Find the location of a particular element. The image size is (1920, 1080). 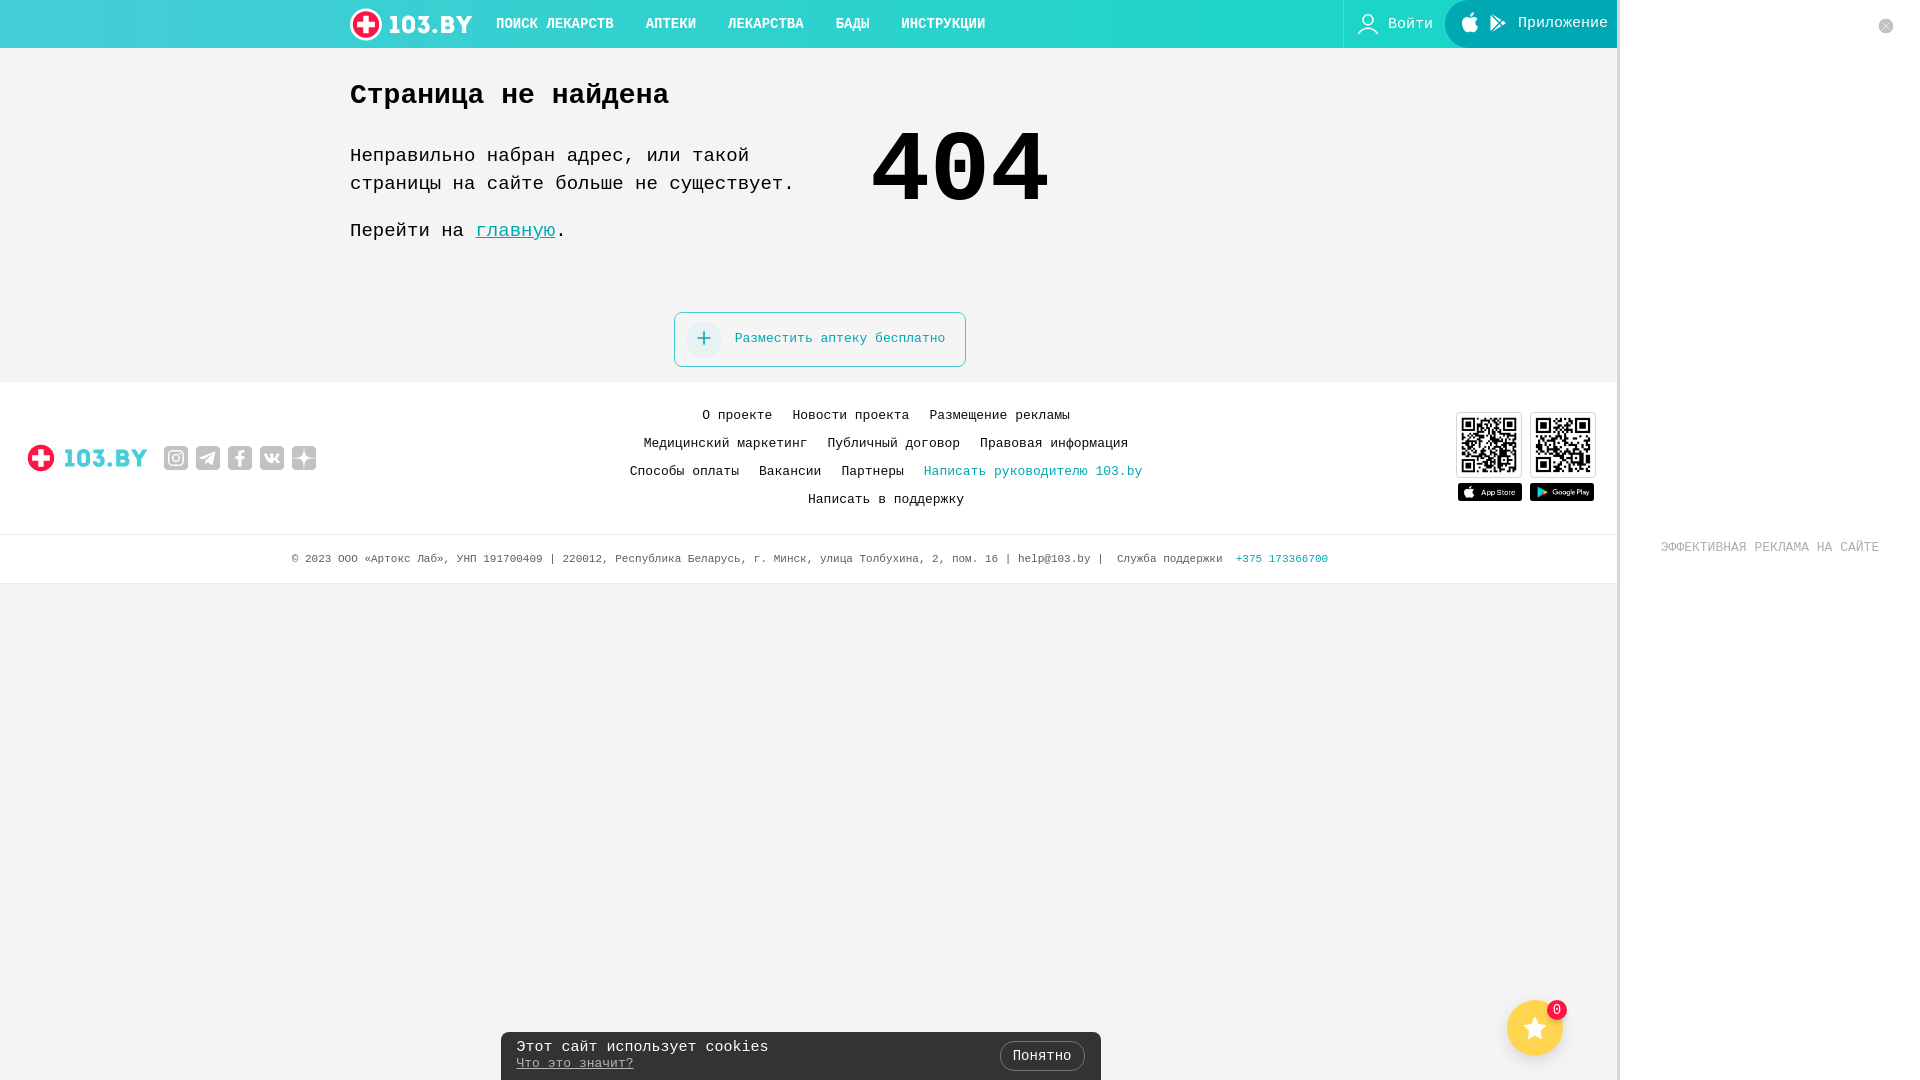

'+375 173366700' is located at coordinates (1281, 559).